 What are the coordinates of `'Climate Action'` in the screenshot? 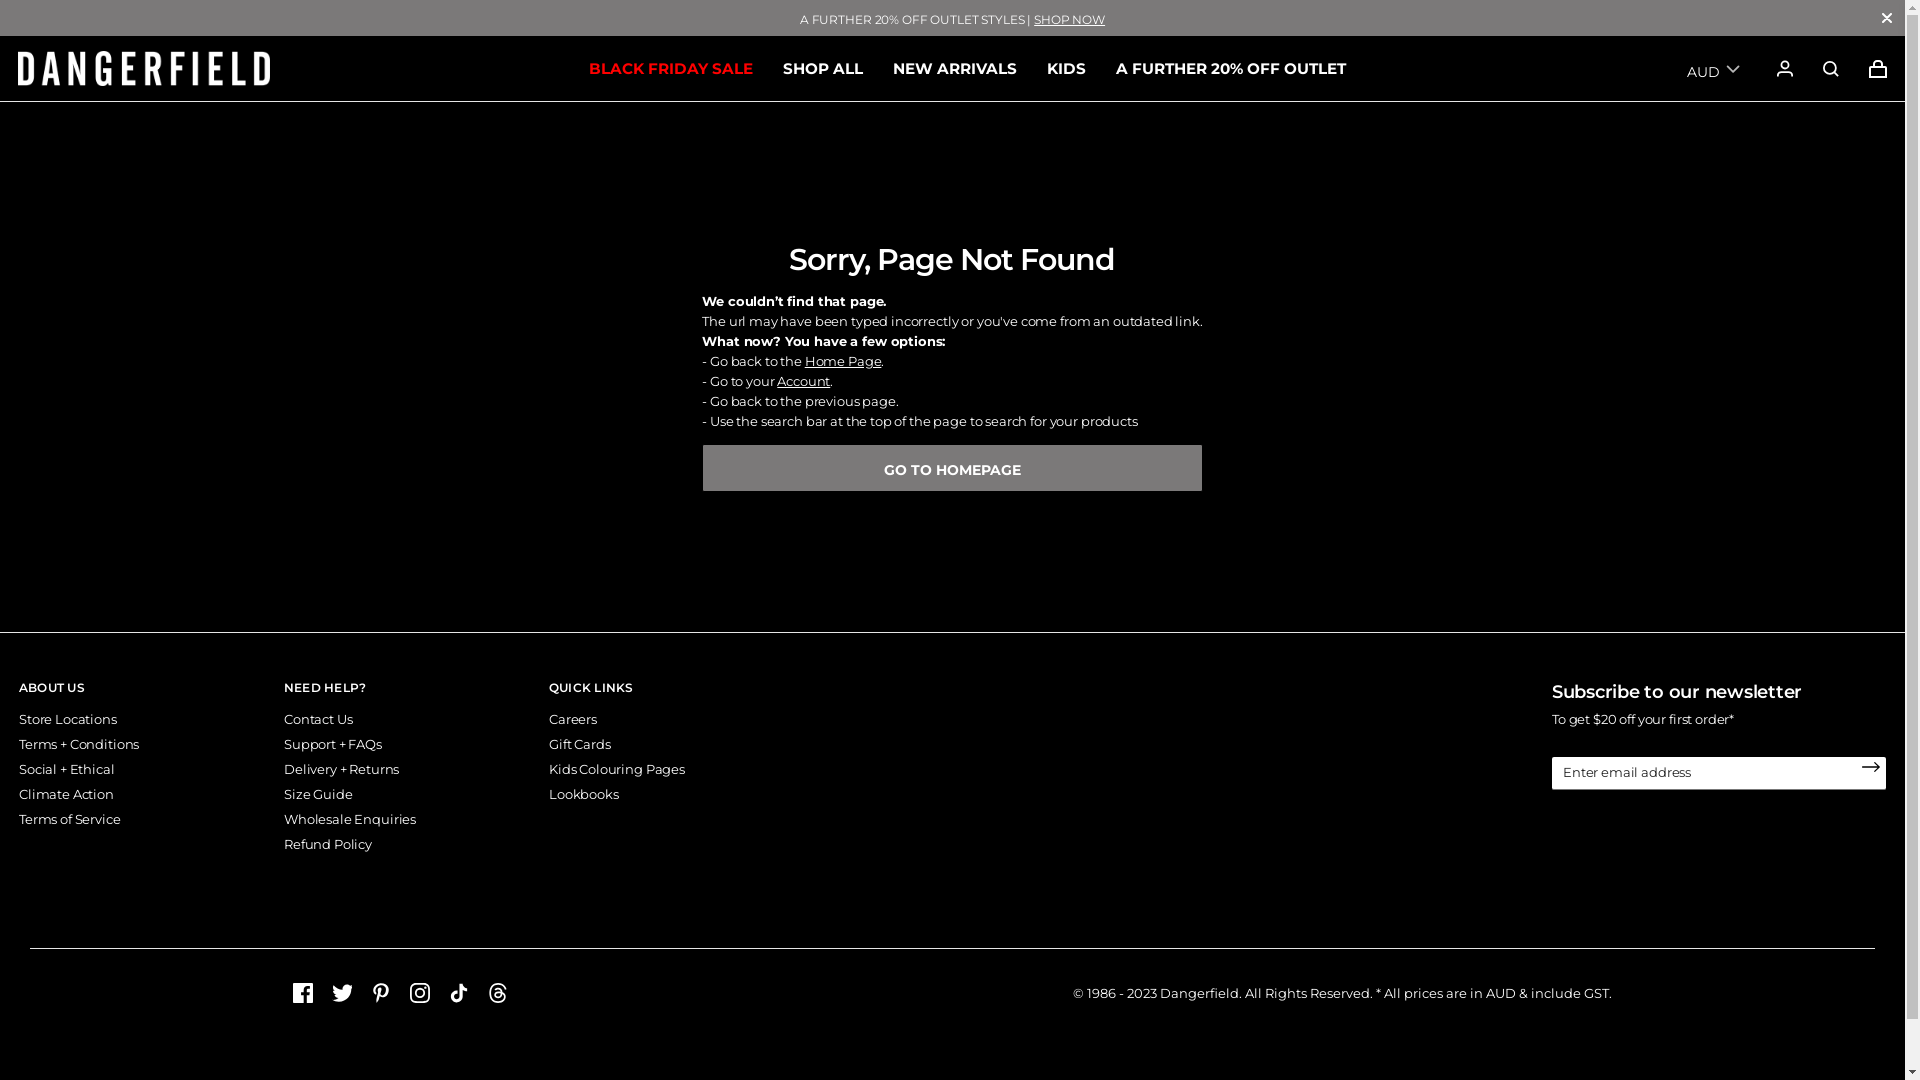 It's located at (66, 793).